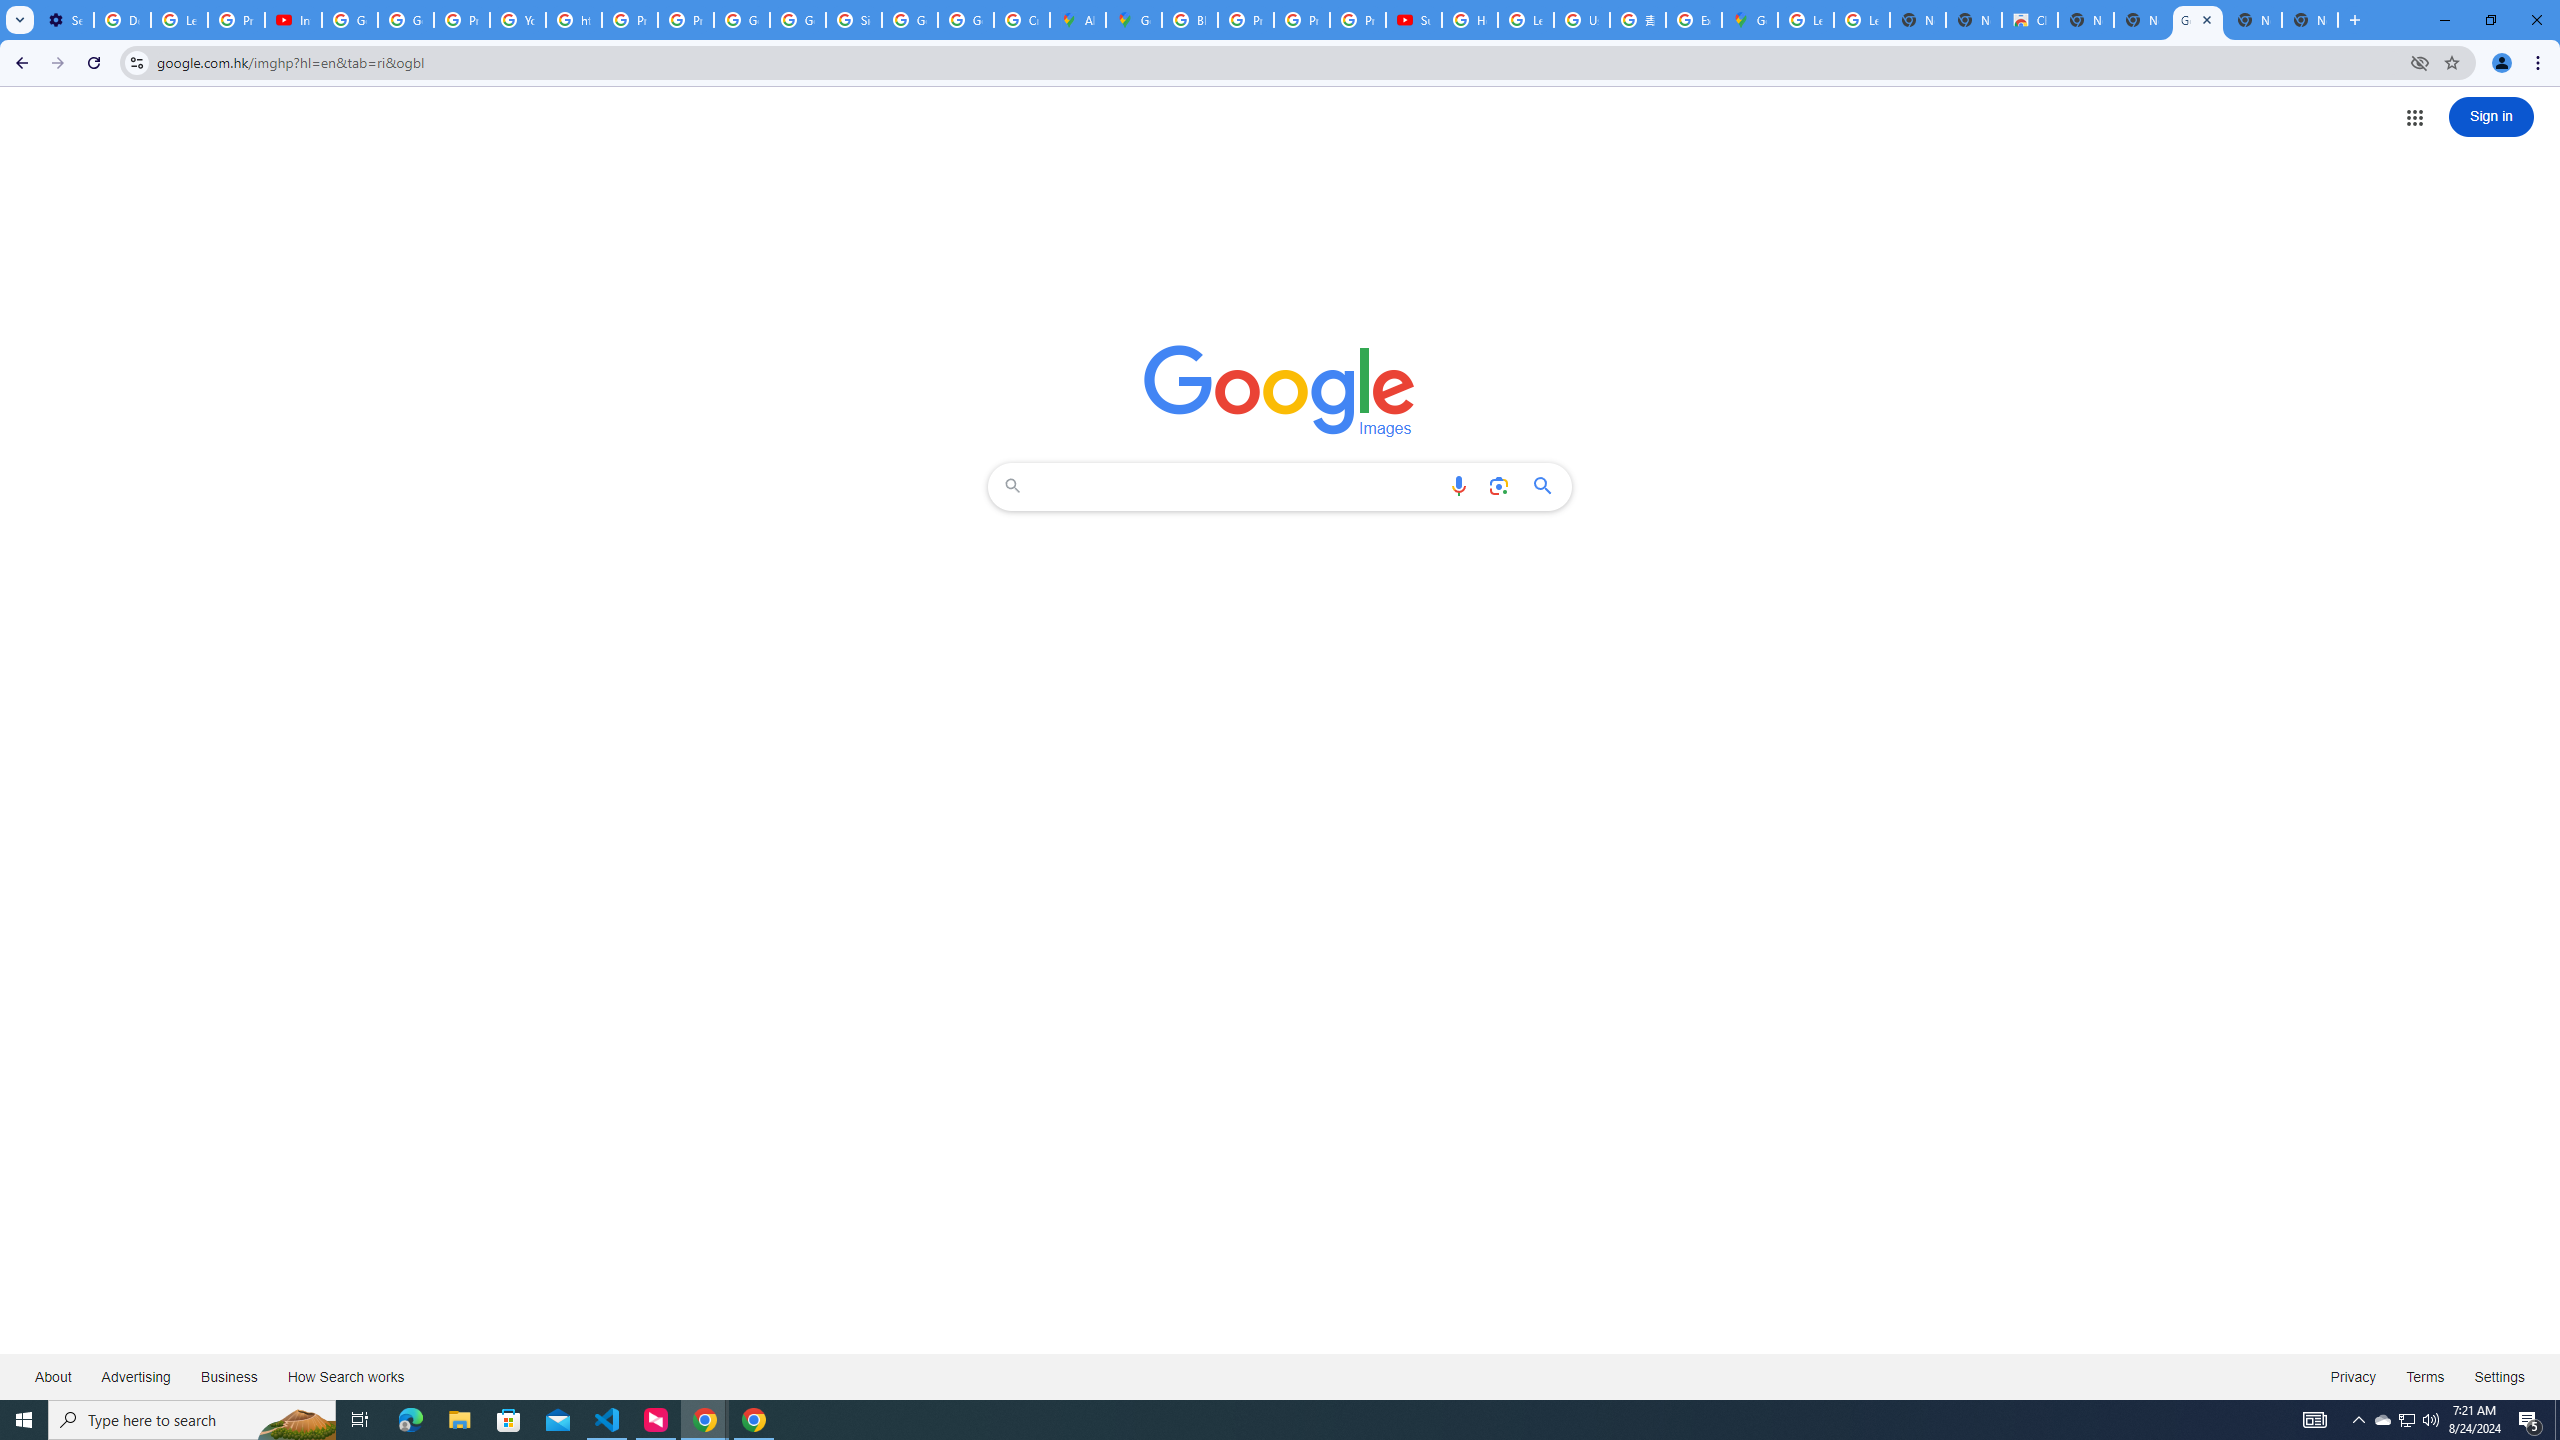 This screenshot has height=1440, width=2560. What do you see at coordinates (2310, 19) in the screenshot?
I see `'New Tab'` at bounding box center [2310, 19].